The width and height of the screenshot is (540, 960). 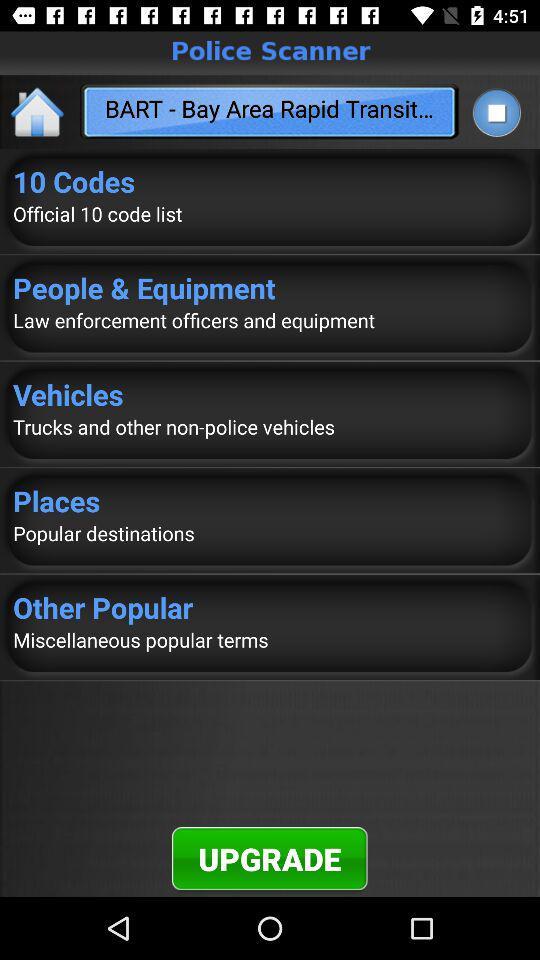 What do you see at coordinates (495, 112) in the screenshot?
I see `stop scanner` at bounding box center [495, 112].